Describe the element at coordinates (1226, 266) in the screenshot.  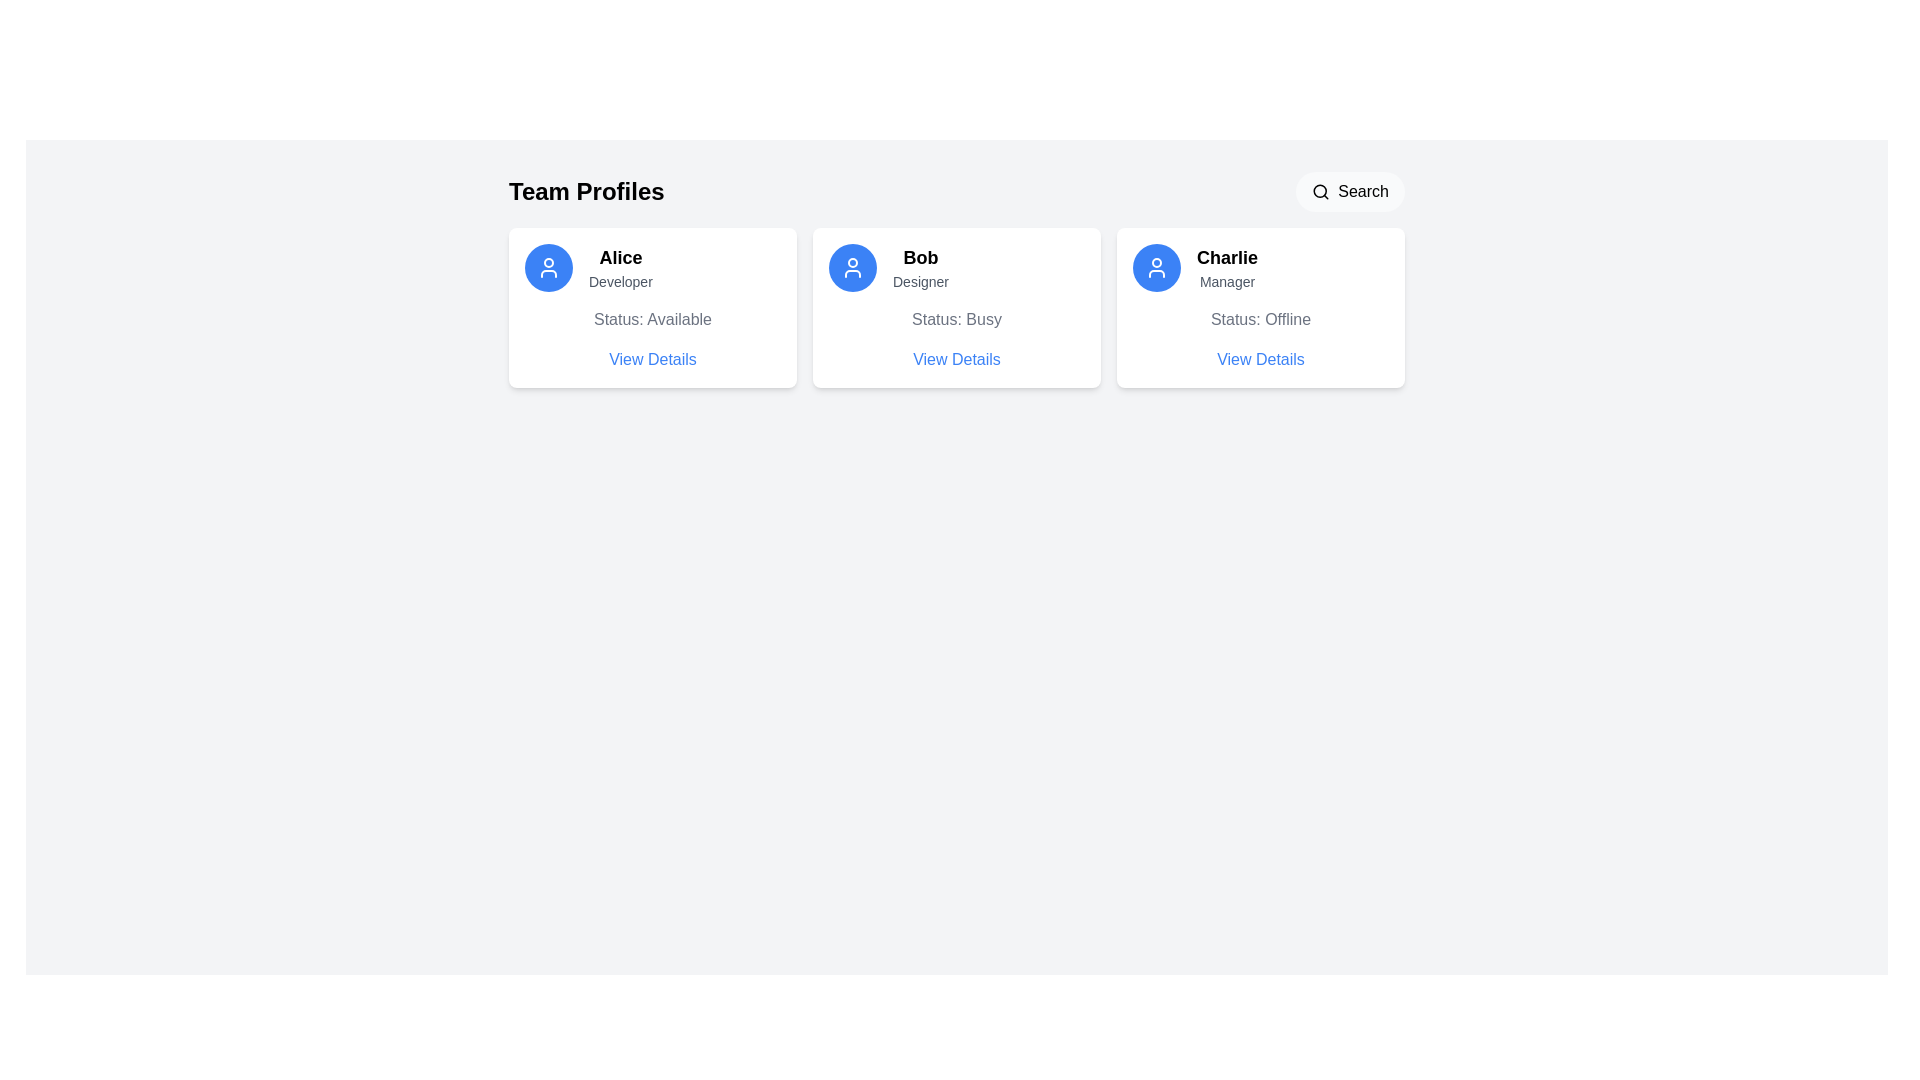
I see `the Text Label displaying 'CharlieManager', positioned in the third card of the 'Team Profiles' section, above 'Status: Offline'` at that location.